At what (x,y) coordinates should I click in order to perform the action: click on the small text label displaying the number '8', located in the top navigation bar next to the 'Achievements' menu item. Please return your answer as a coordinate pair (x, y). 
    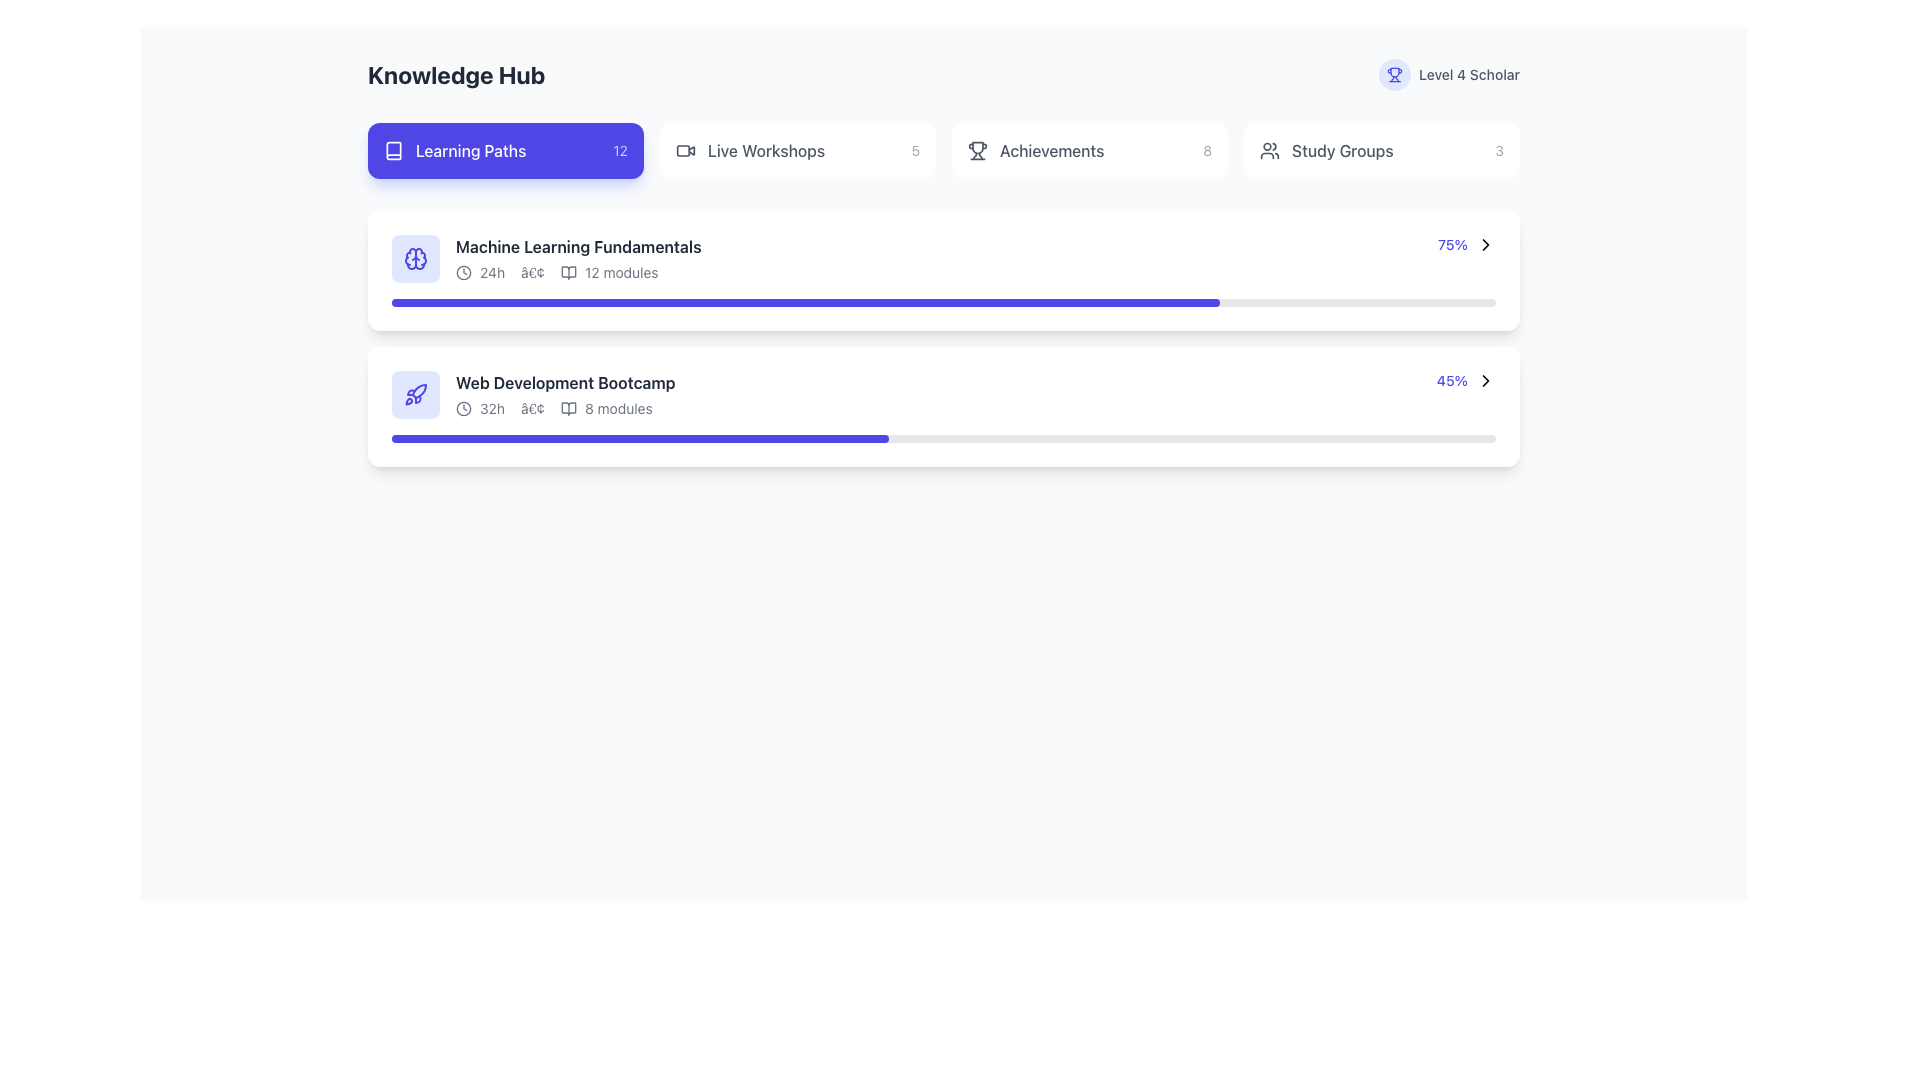
    Looking at the image, I should click on (1206, 149).